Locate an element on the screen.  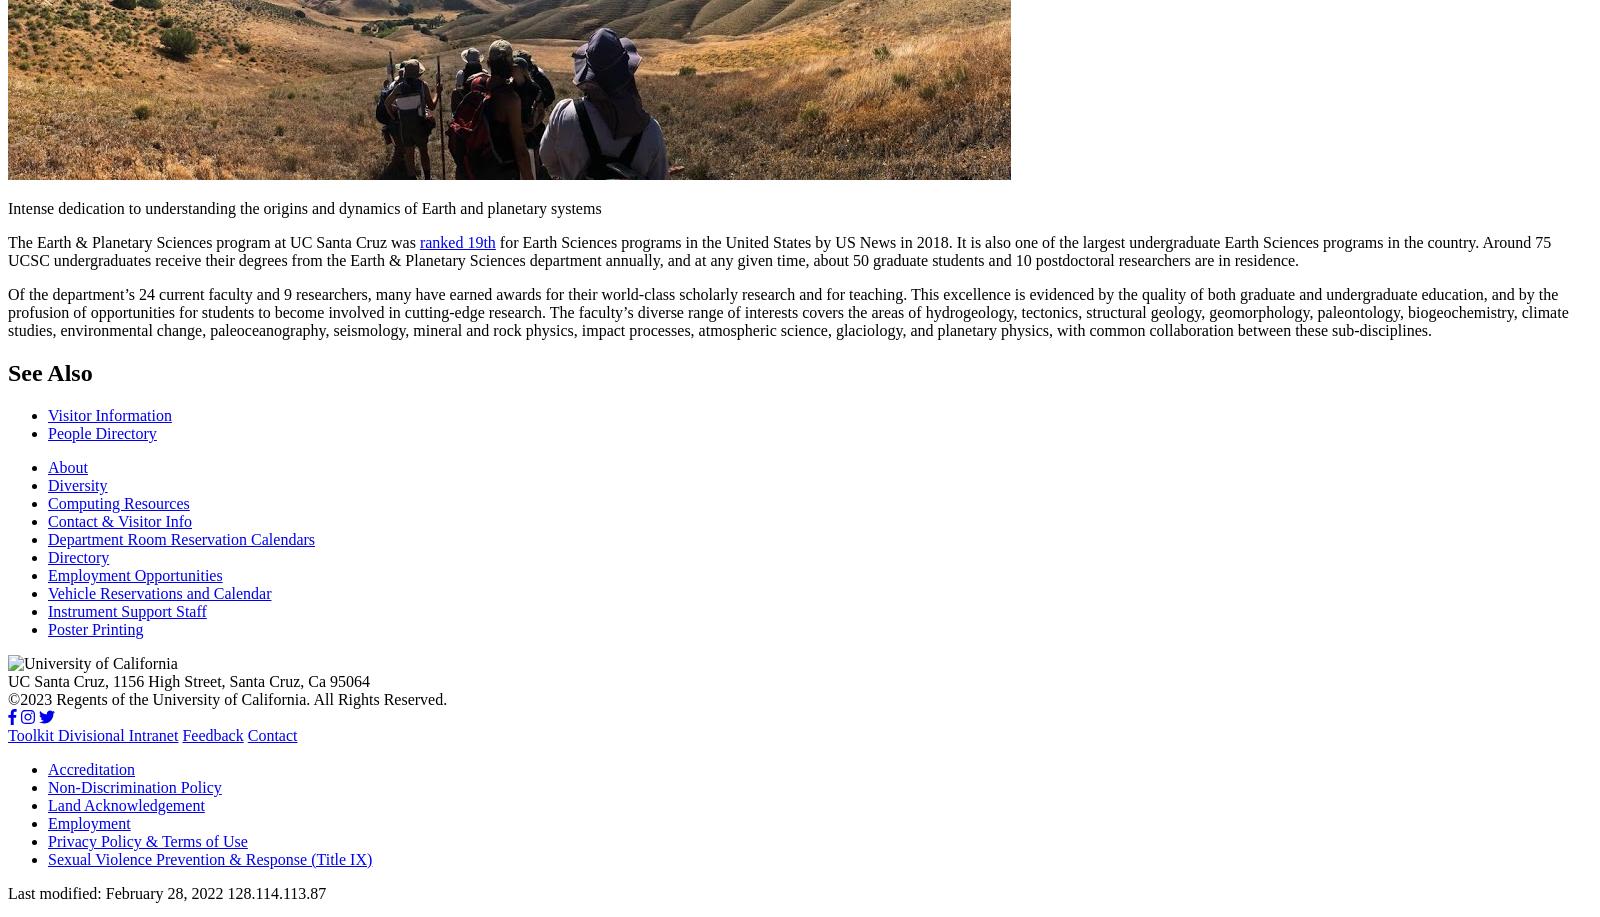
'Vehicle Reservations and Calendar' is located at coordinates (158, 591).